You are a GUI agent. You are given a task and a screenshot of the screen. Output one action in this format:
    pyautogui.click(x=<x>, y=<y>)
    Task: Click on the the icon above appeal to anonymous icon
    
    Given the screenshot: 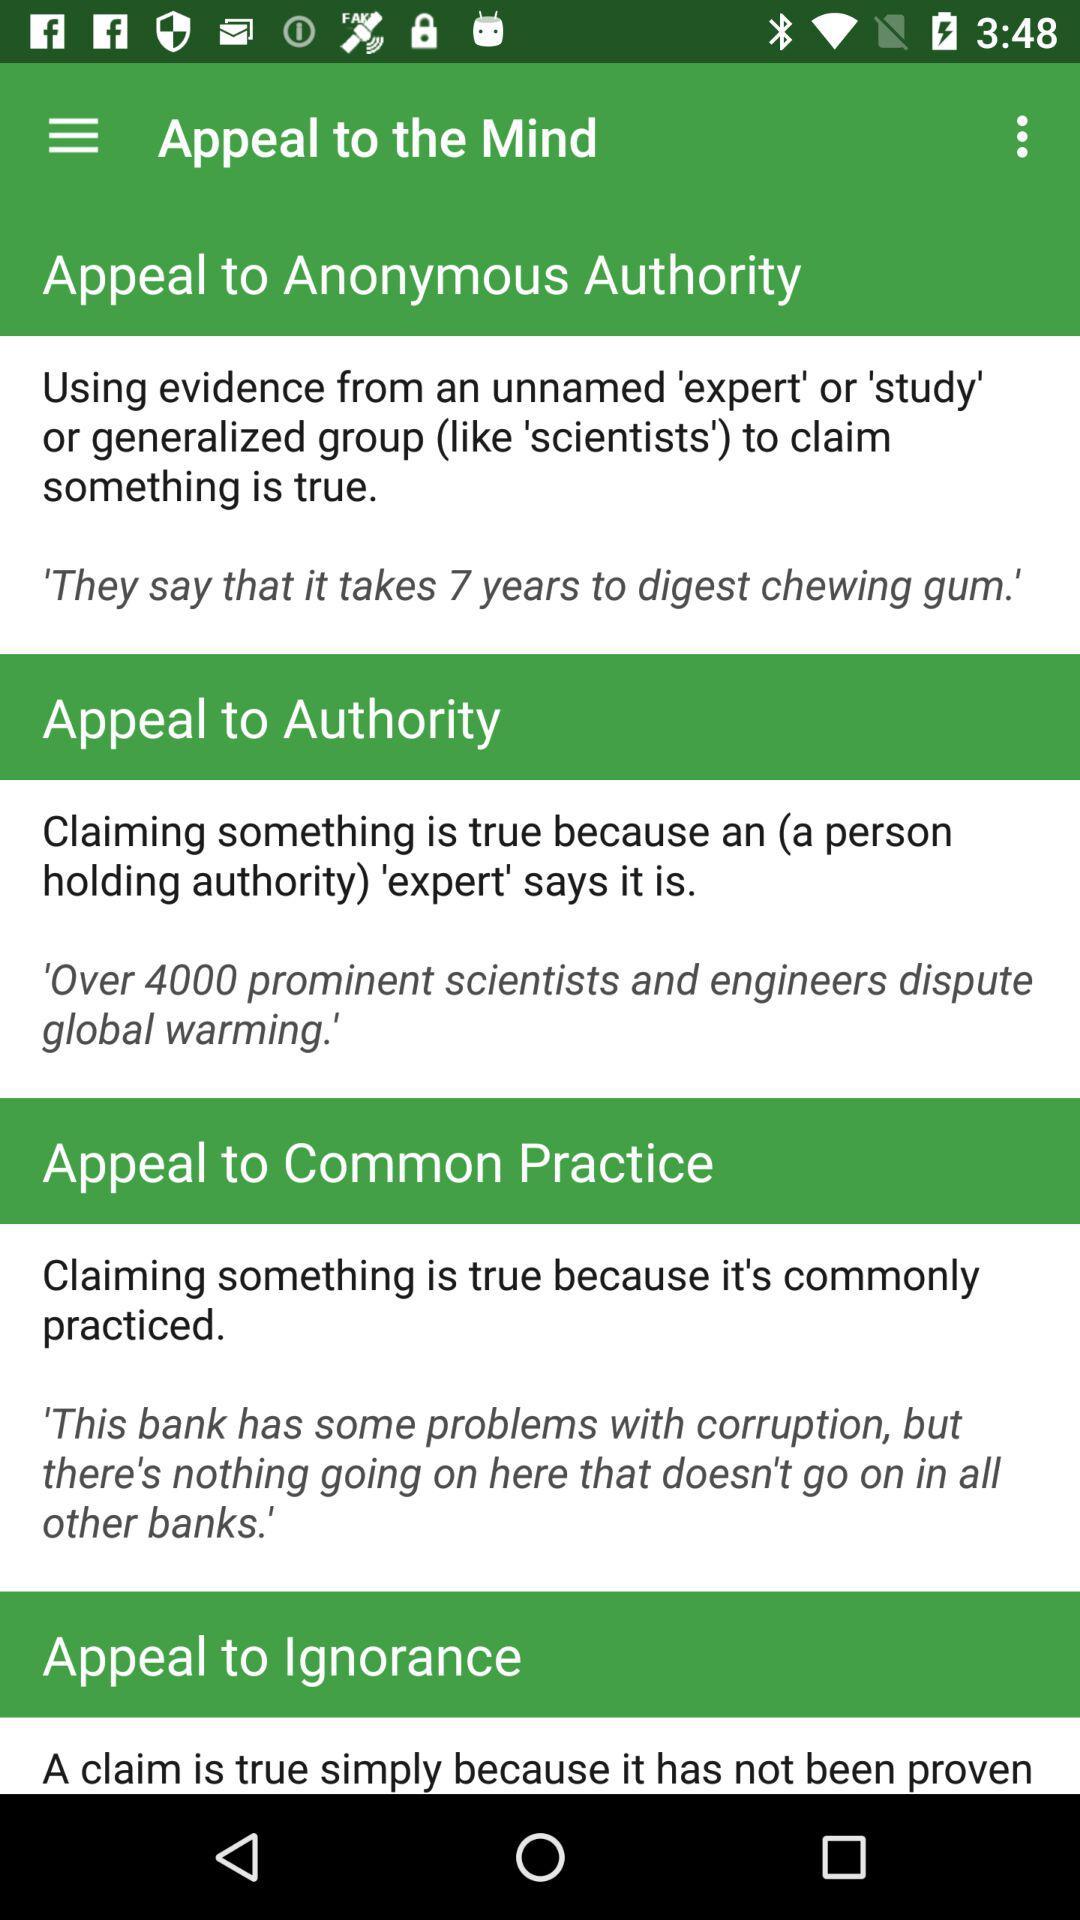 What is the action you would take?
    pyautogui.click(x=72, y=135)
    